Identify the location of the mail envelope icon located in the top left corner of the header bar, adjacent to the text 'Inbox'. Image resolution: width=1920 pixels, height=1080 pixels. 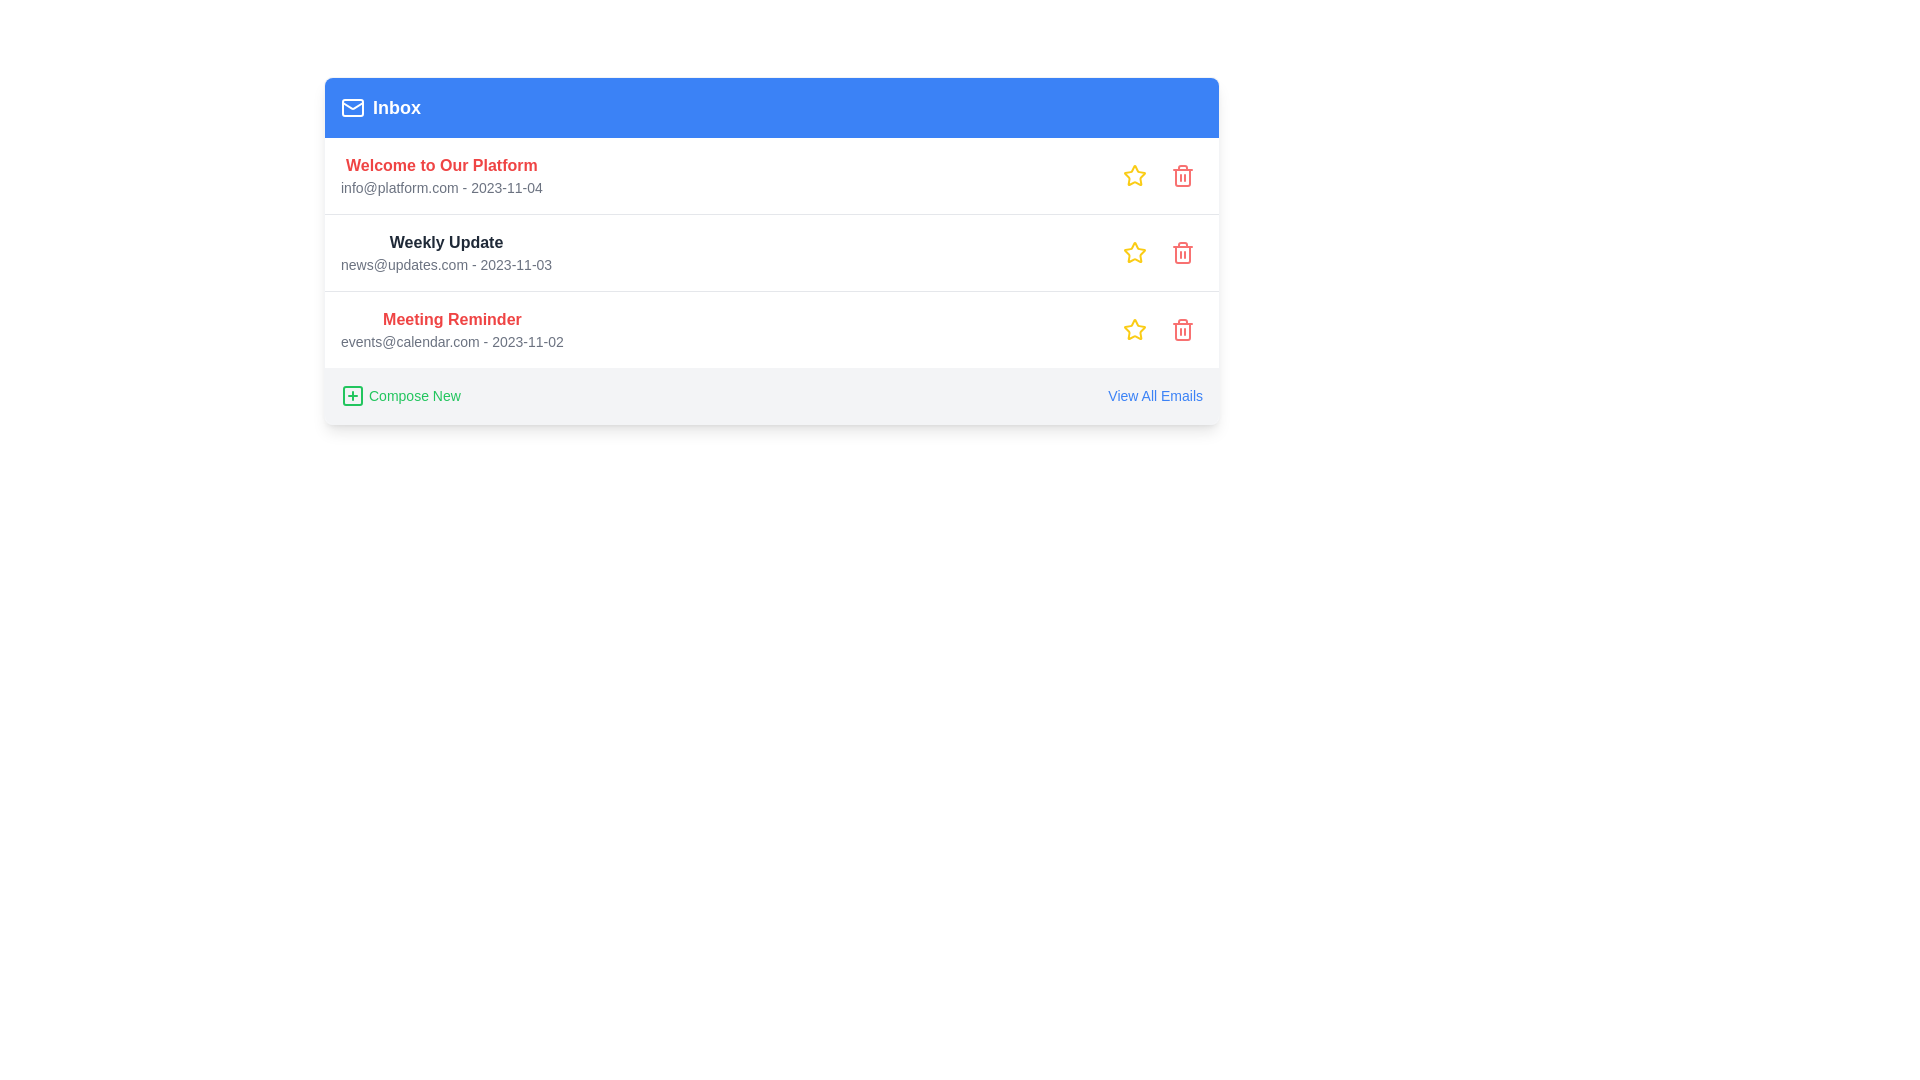
(353, 108).